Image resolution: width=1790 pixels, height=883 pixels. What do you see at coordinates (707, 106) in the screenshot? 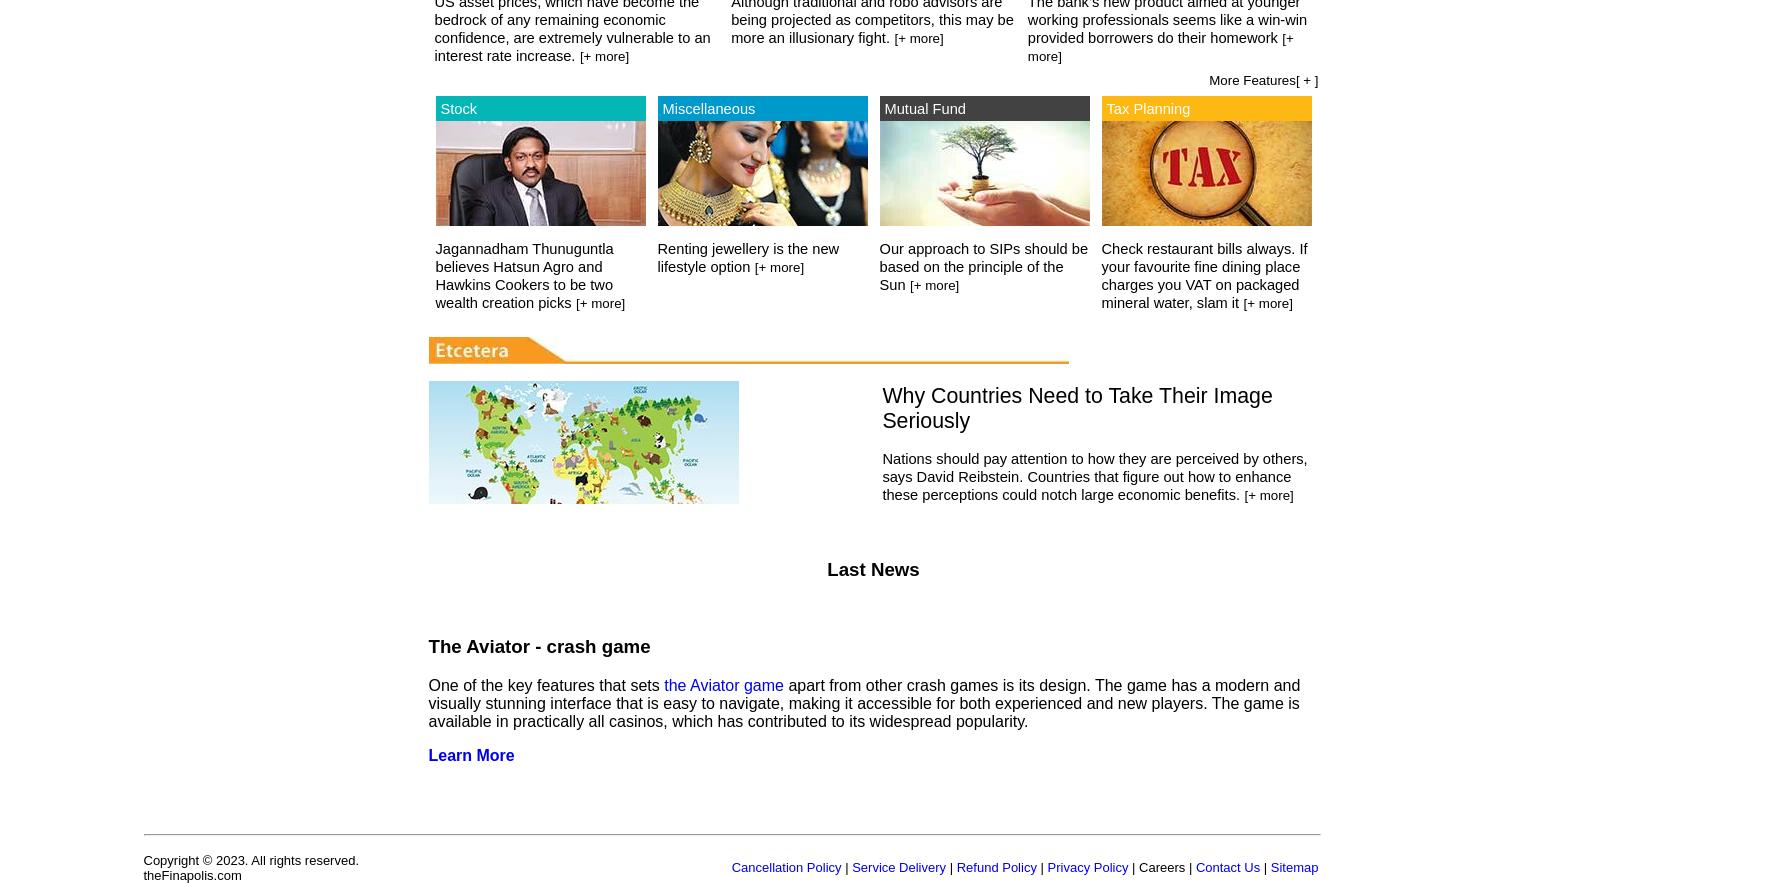
I see `'Miscellaneous'` at bounding box center [707, 106].